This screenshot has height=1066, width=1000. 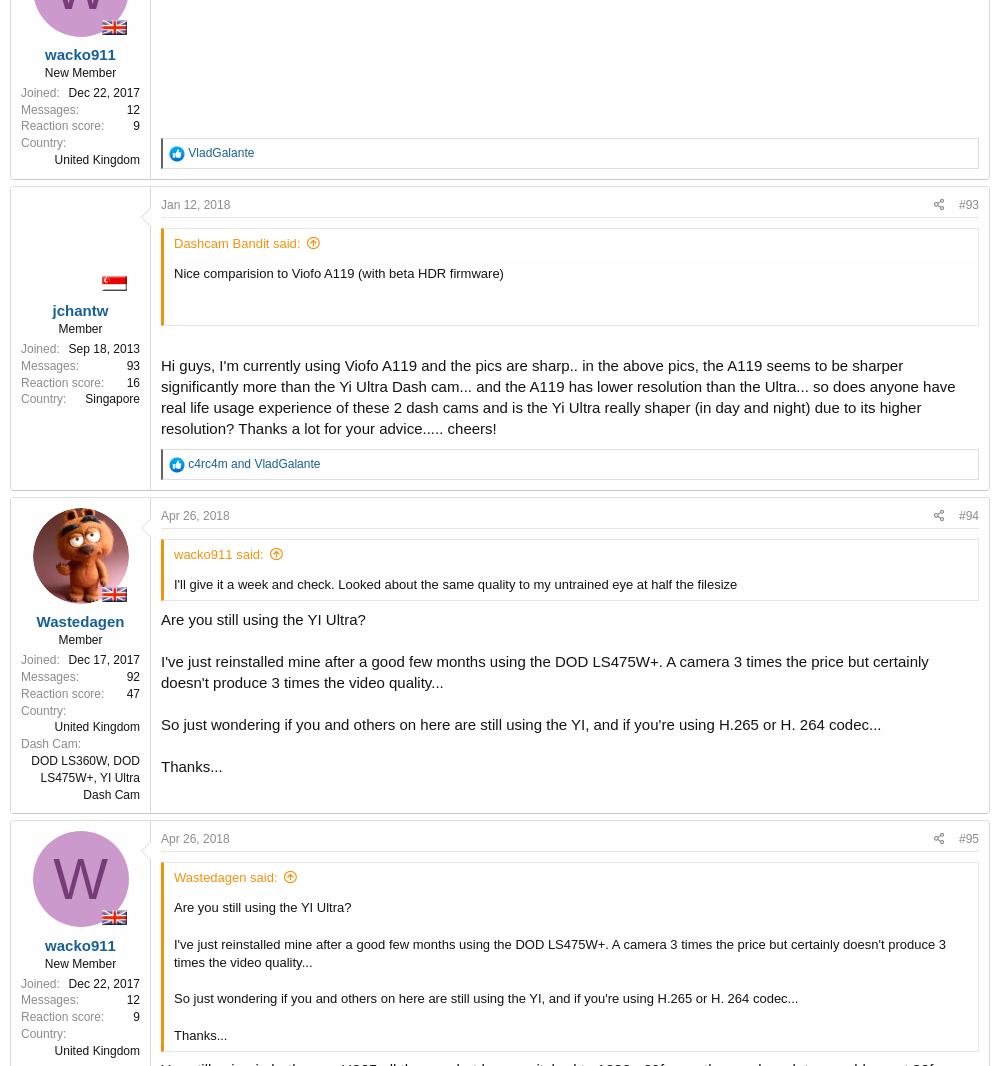 What do you see at coordinates (236, 241) in the screenshot?
I see `'Dashcam Bandit said:'` at bounding box center [236, 241].